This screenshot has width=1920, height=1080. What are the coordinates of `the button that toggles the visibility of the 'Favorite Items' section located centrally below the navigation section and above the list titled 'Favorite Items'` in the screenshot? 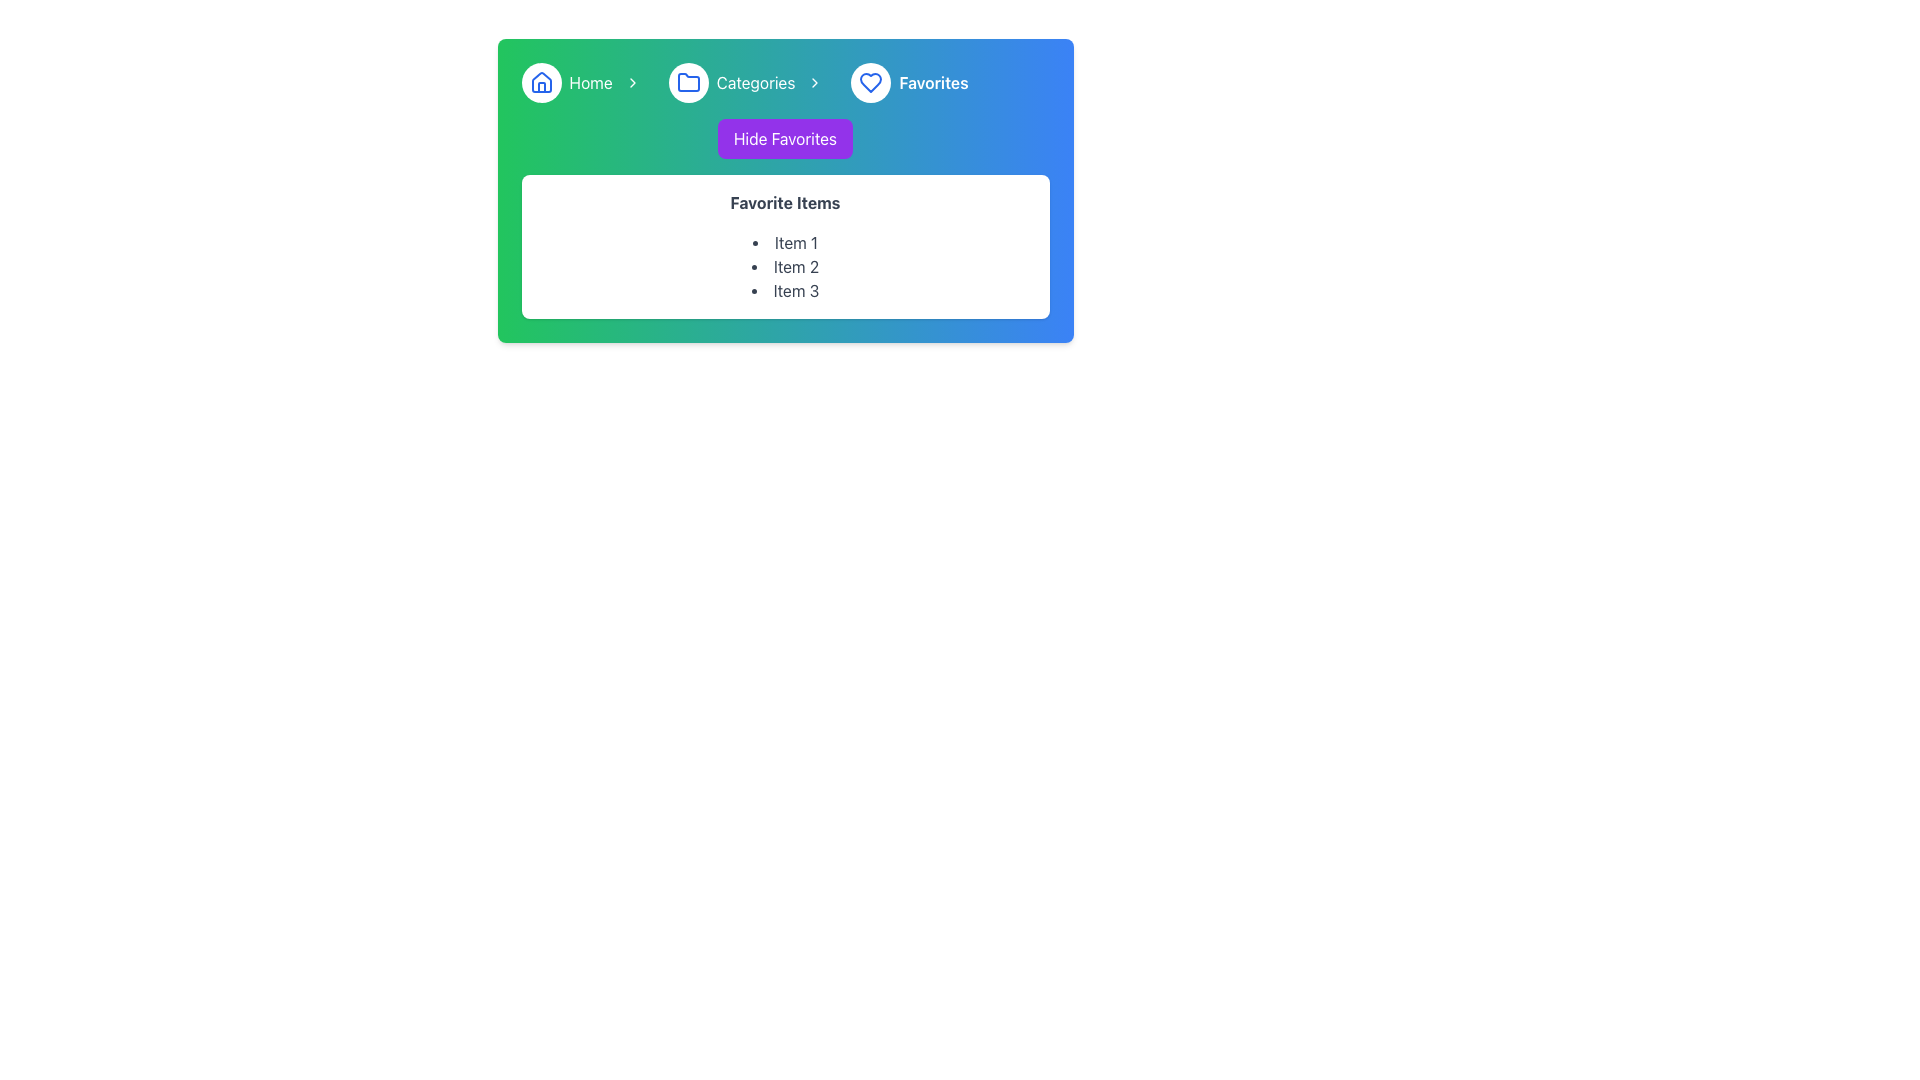 It's located at (784, 137).